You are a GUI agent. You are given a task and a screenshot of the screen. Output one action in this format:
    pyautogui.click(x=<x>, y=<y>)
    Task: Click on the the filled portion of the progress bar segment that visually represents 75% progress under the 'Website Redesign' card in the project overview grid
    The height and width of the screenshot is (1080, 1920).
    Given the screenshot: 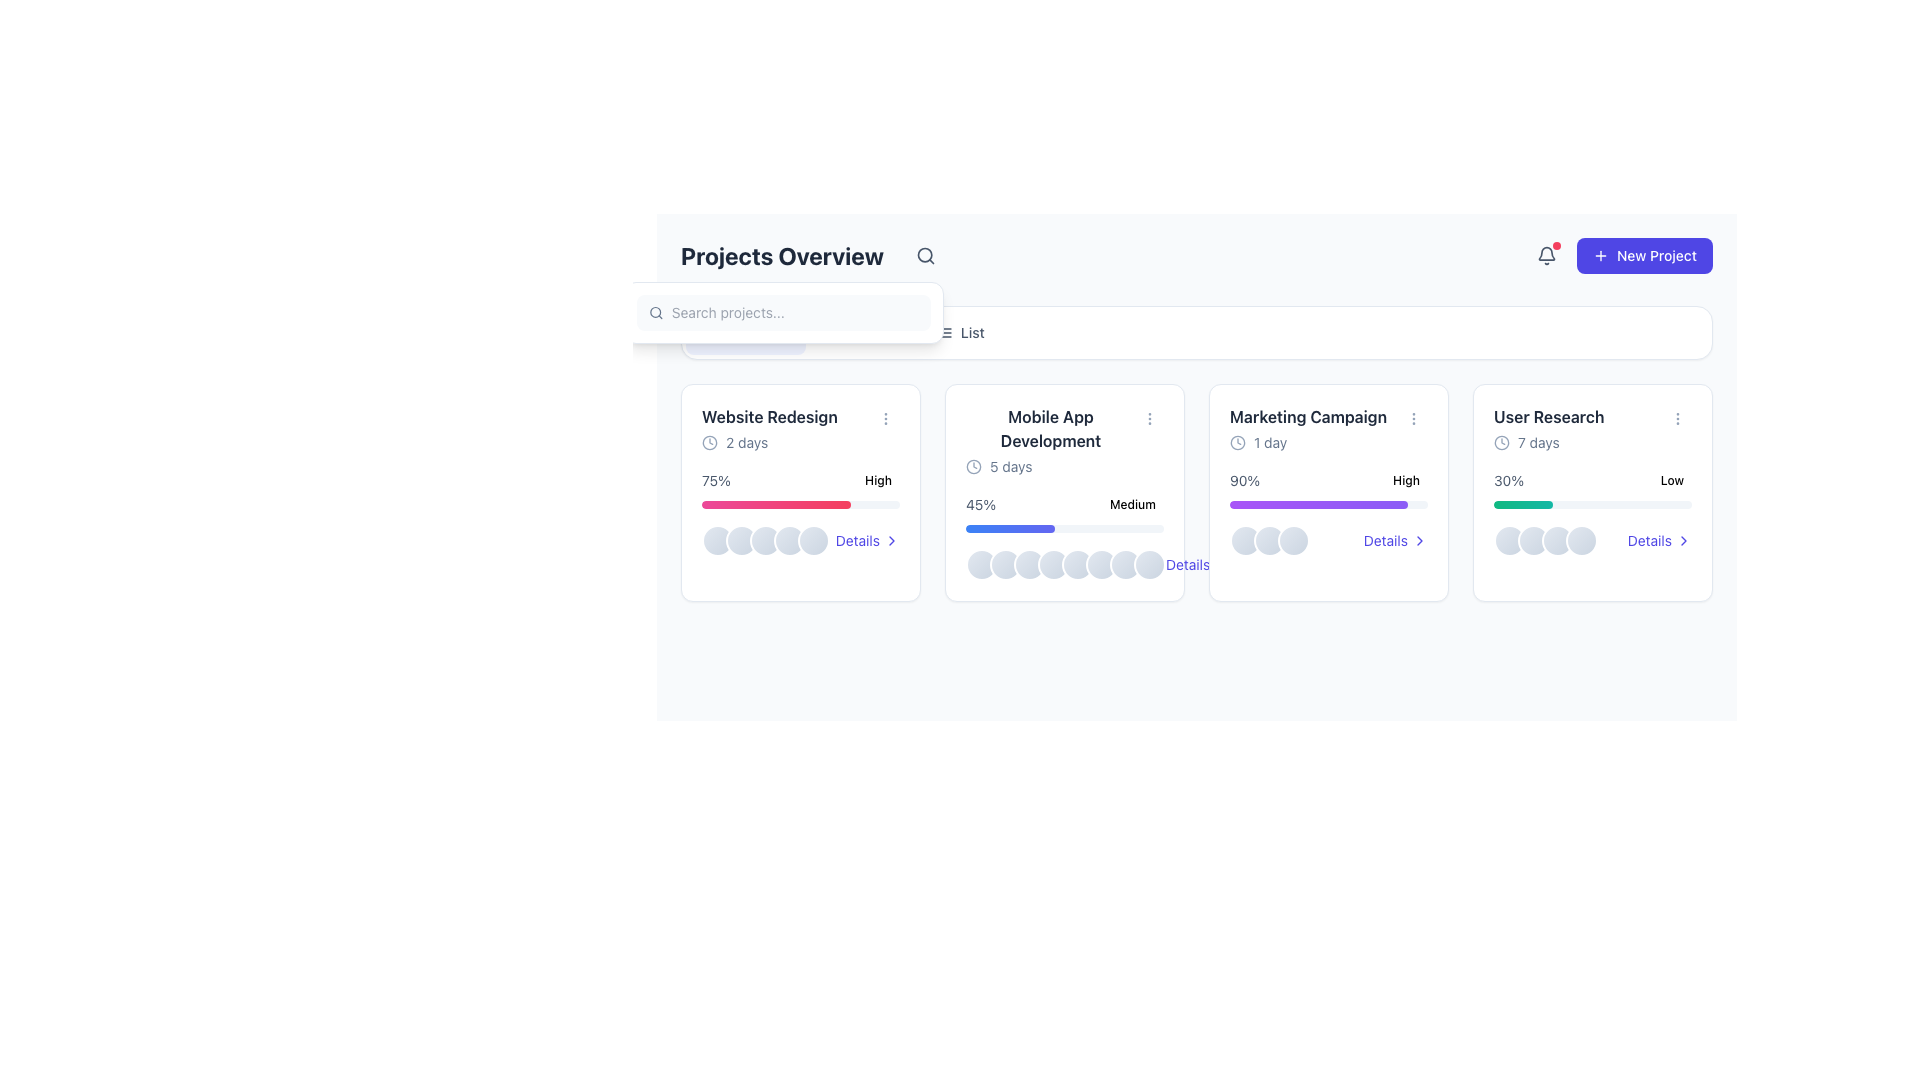 What is the action you would take?
    pyautogui.click(x=775, y=504)
    